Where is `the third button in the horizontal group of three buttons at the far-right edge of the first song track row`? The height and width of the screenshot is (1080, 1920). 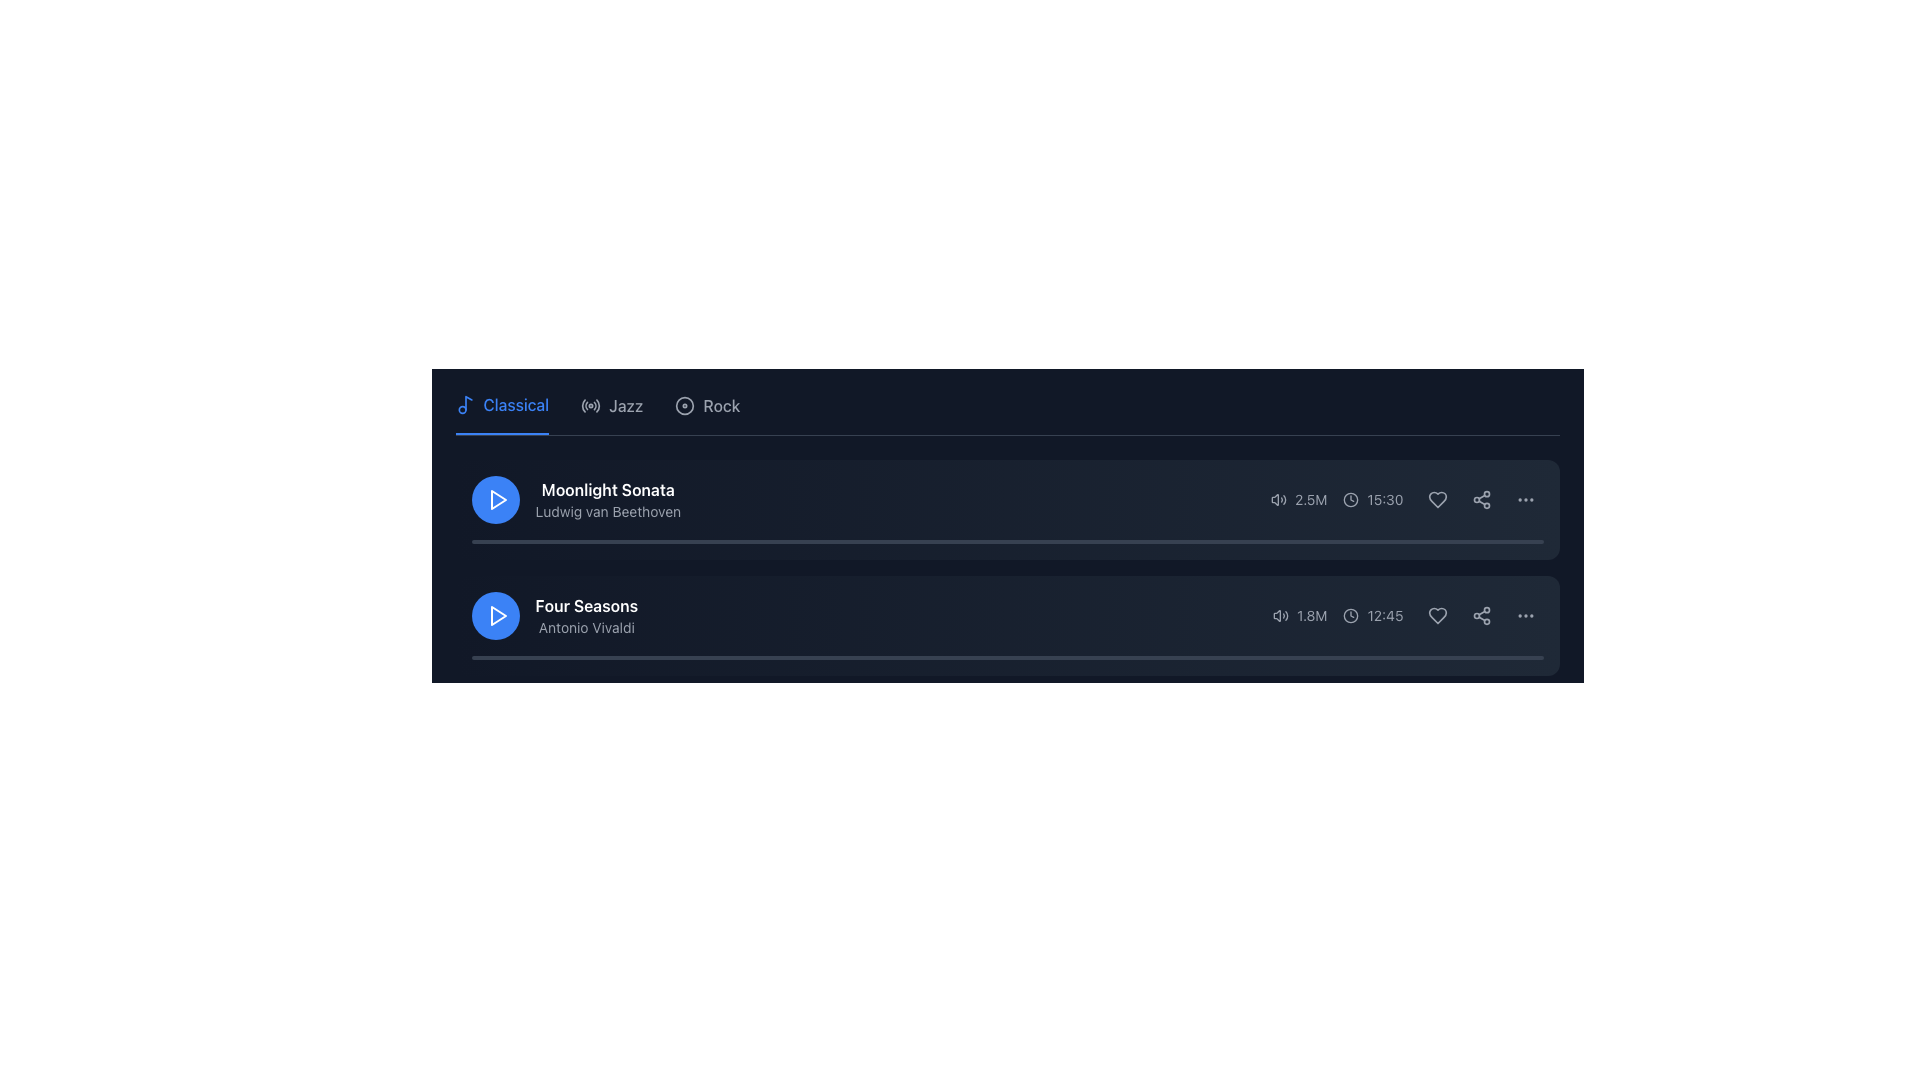
the third button in the horizontal group of three buttons at the far-right edge of the first song track row is located at coordinates (1524, 499).